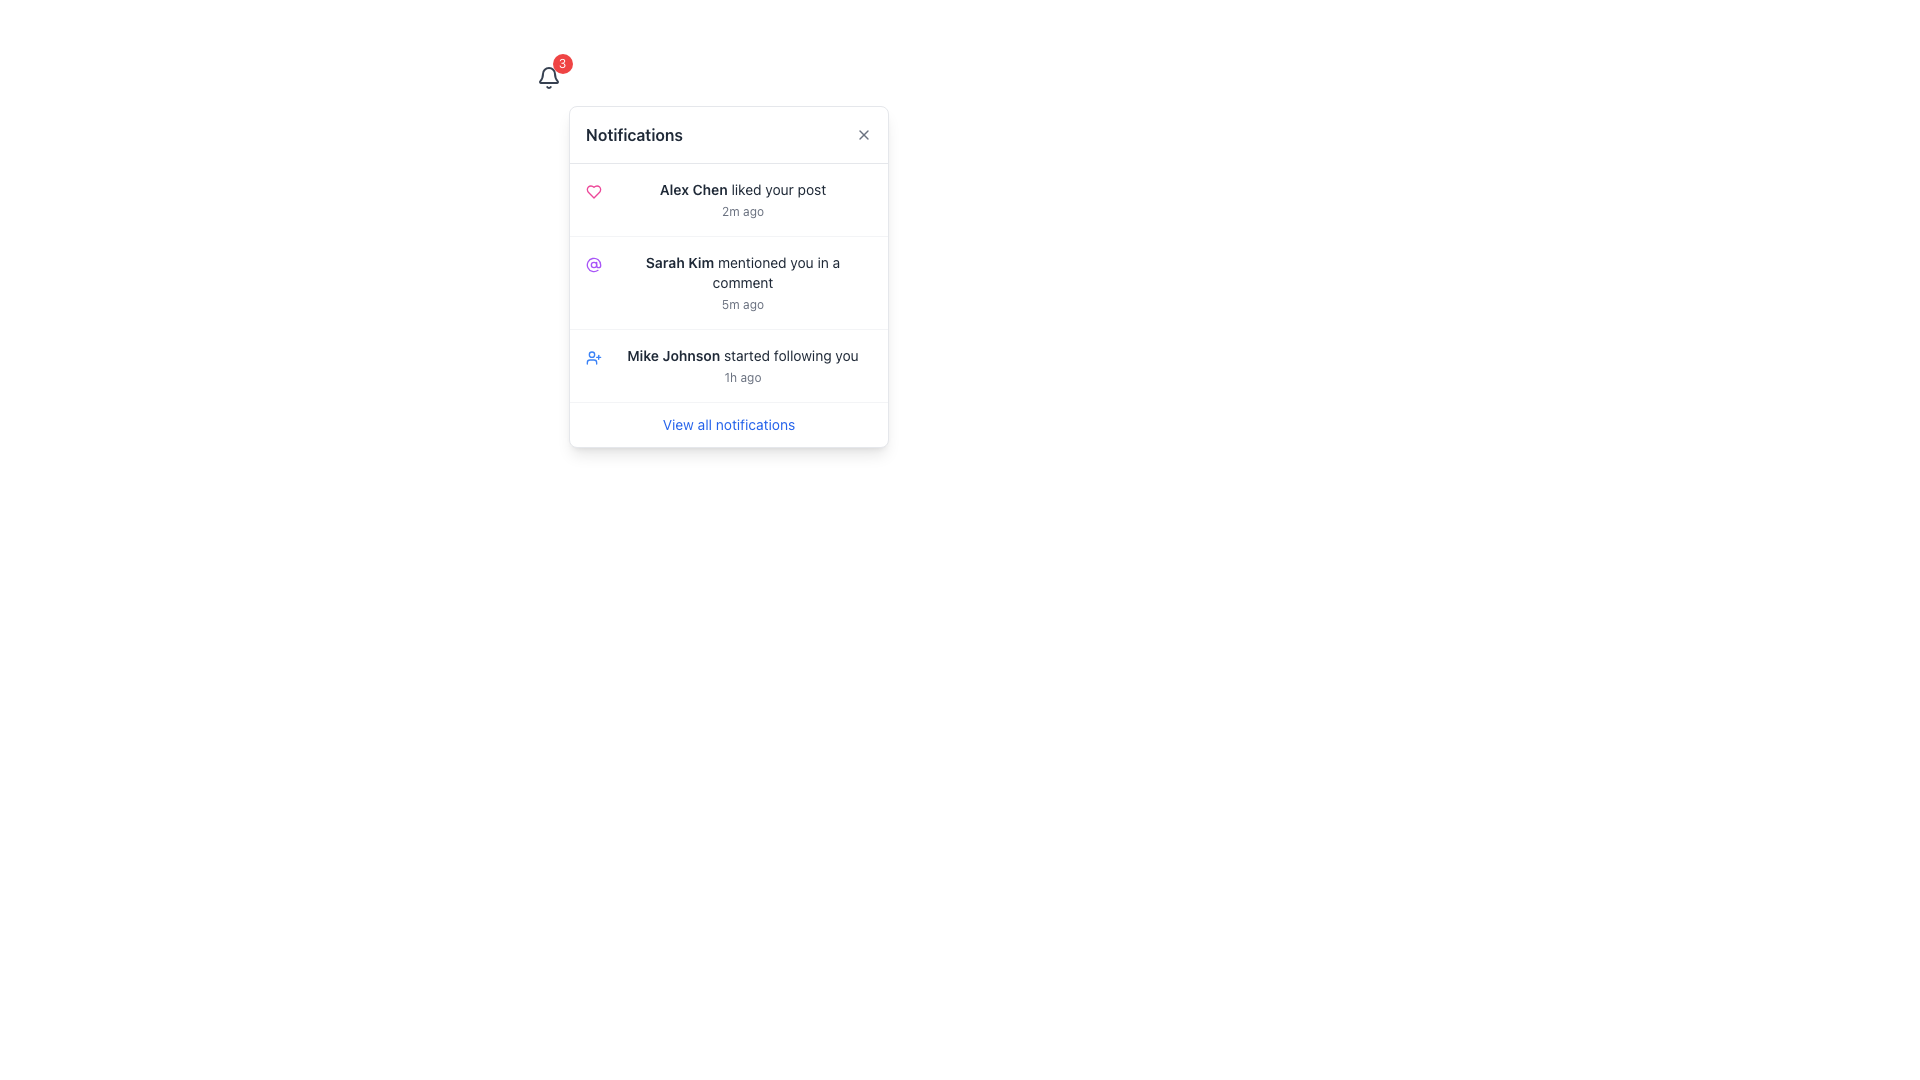  I want to click on the label displaying 'Mike Johnson' which indicates that this user started following you, located in the notification list of a popup interface, so click(673, 354).